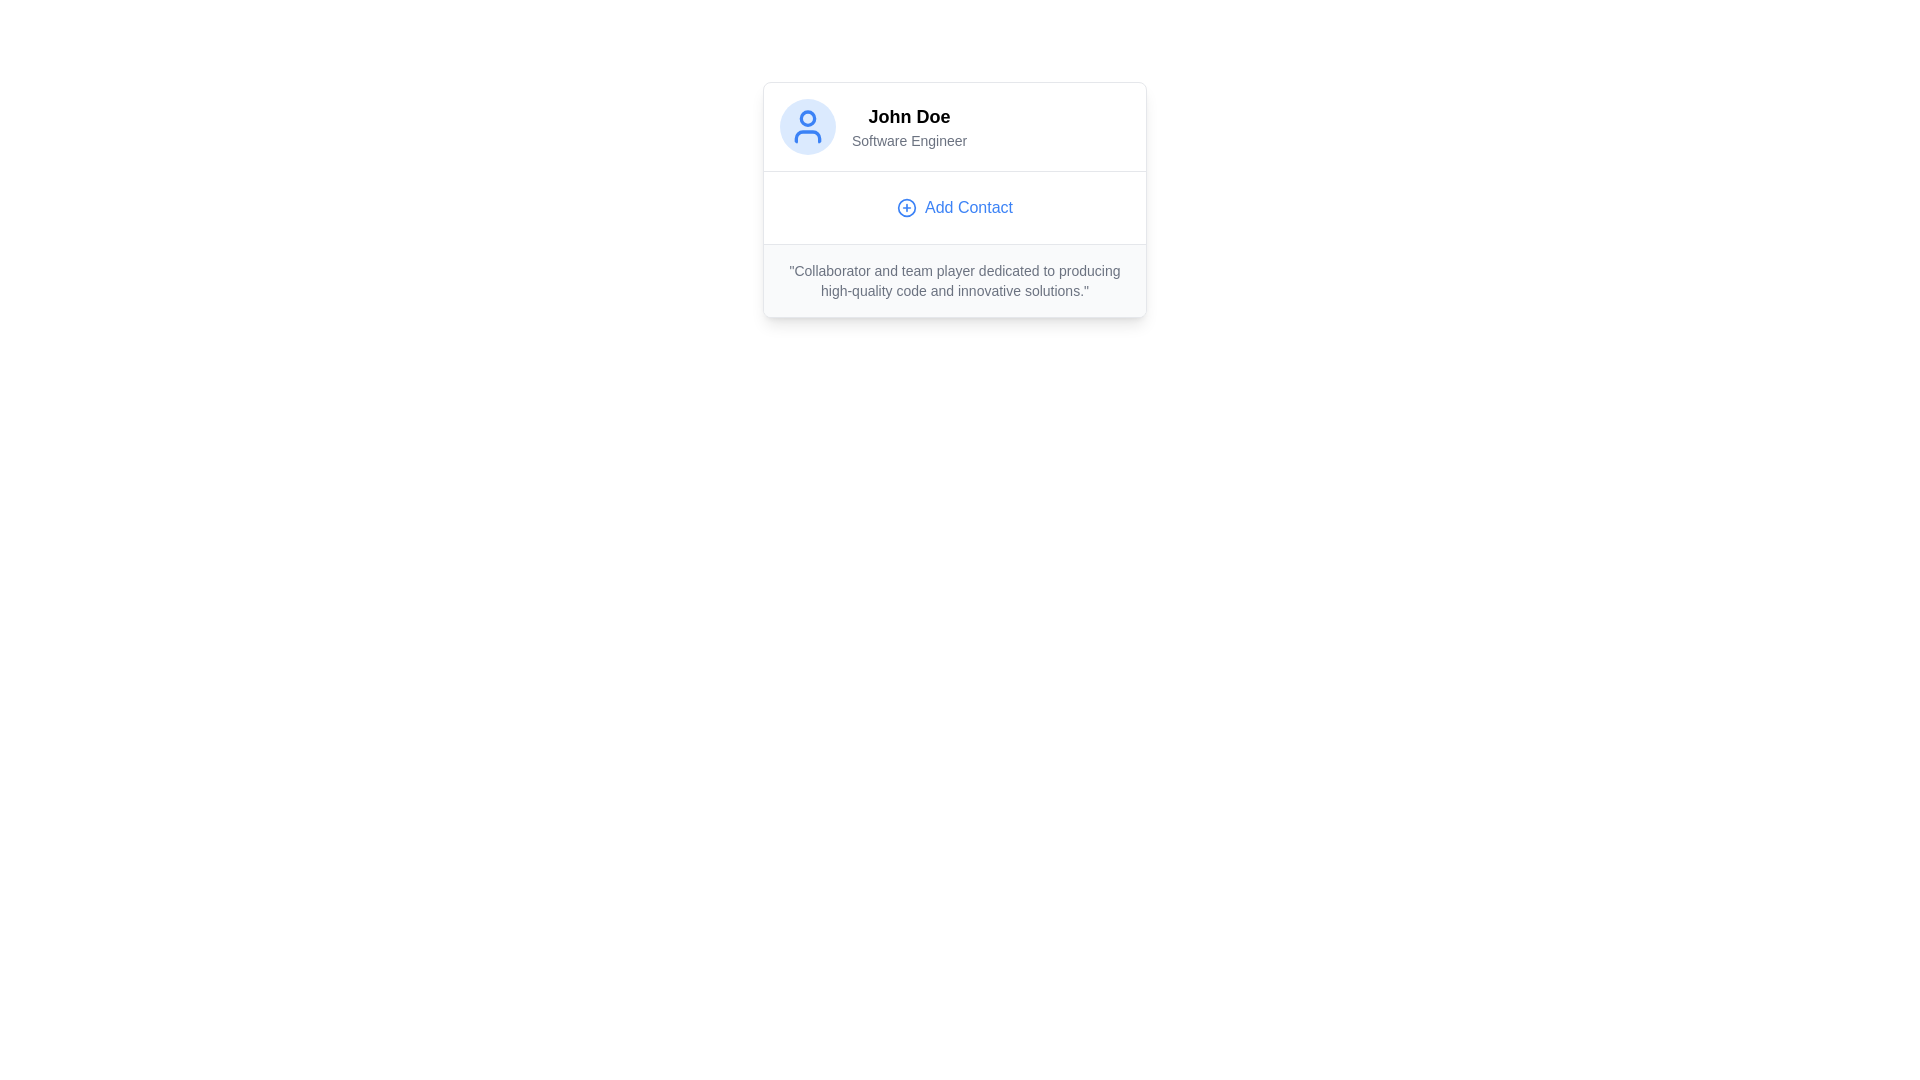  What do you see at coordinates (954, 207) in the screenshot?
I see `the button or interactive link that adds 'John Doe' as a contact, located in the detailed profile card just below the 'Software Engineer' label` at bounding box center [954, 207].